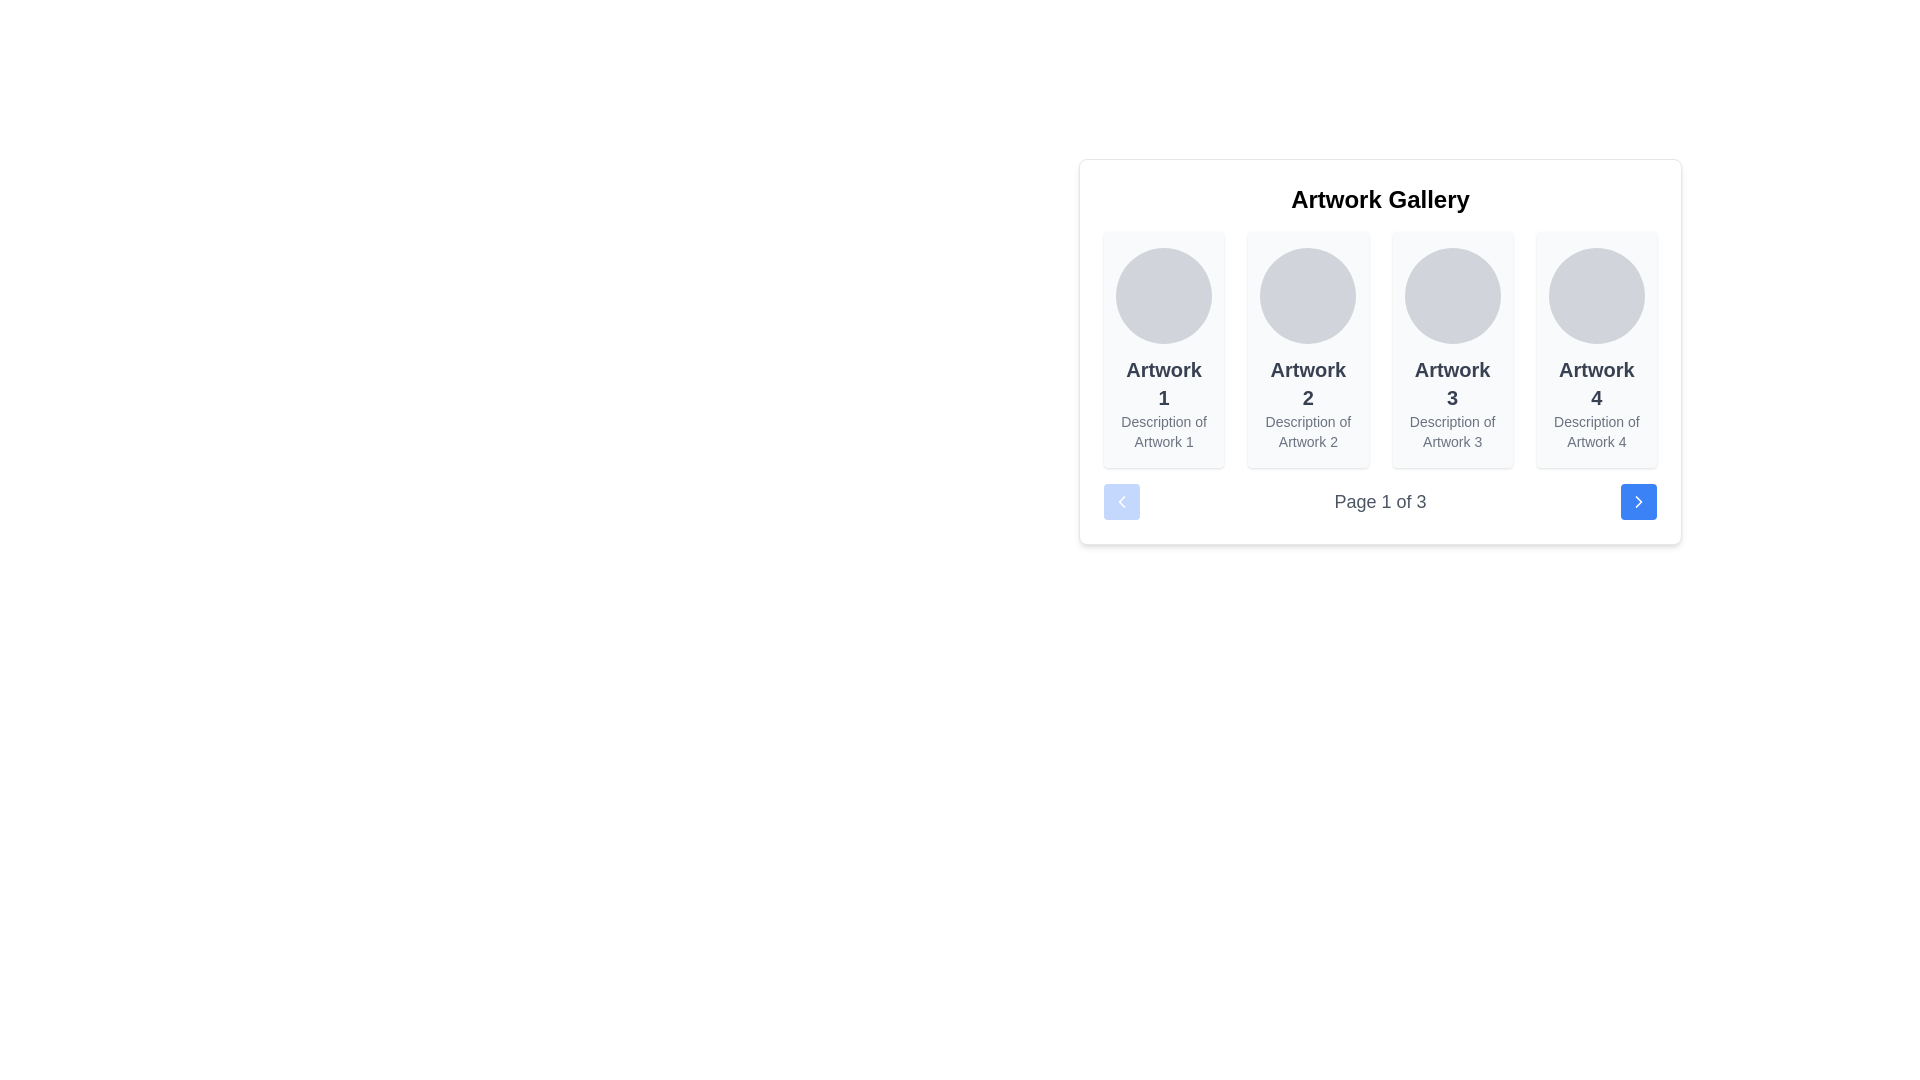  What do you see at coordinates (1638, 500) in the screenshot?
I see `the chevron icon within the circular button at the bottom-right corner of the artwork gallery` at bounding box center [1638, 500].